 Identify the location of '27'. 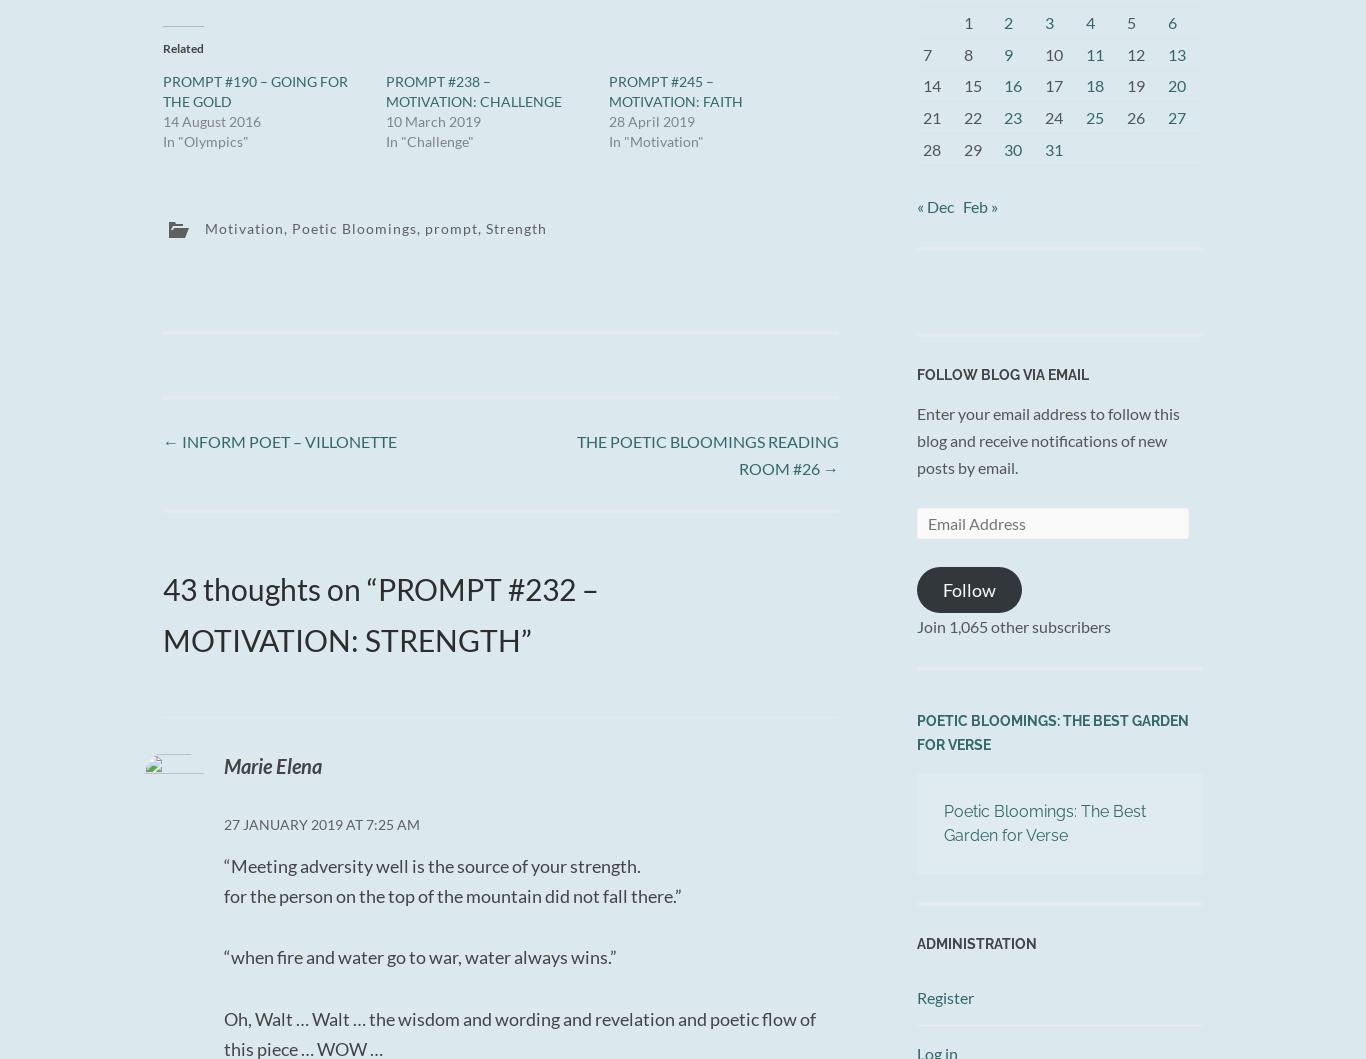
(1175, 116).